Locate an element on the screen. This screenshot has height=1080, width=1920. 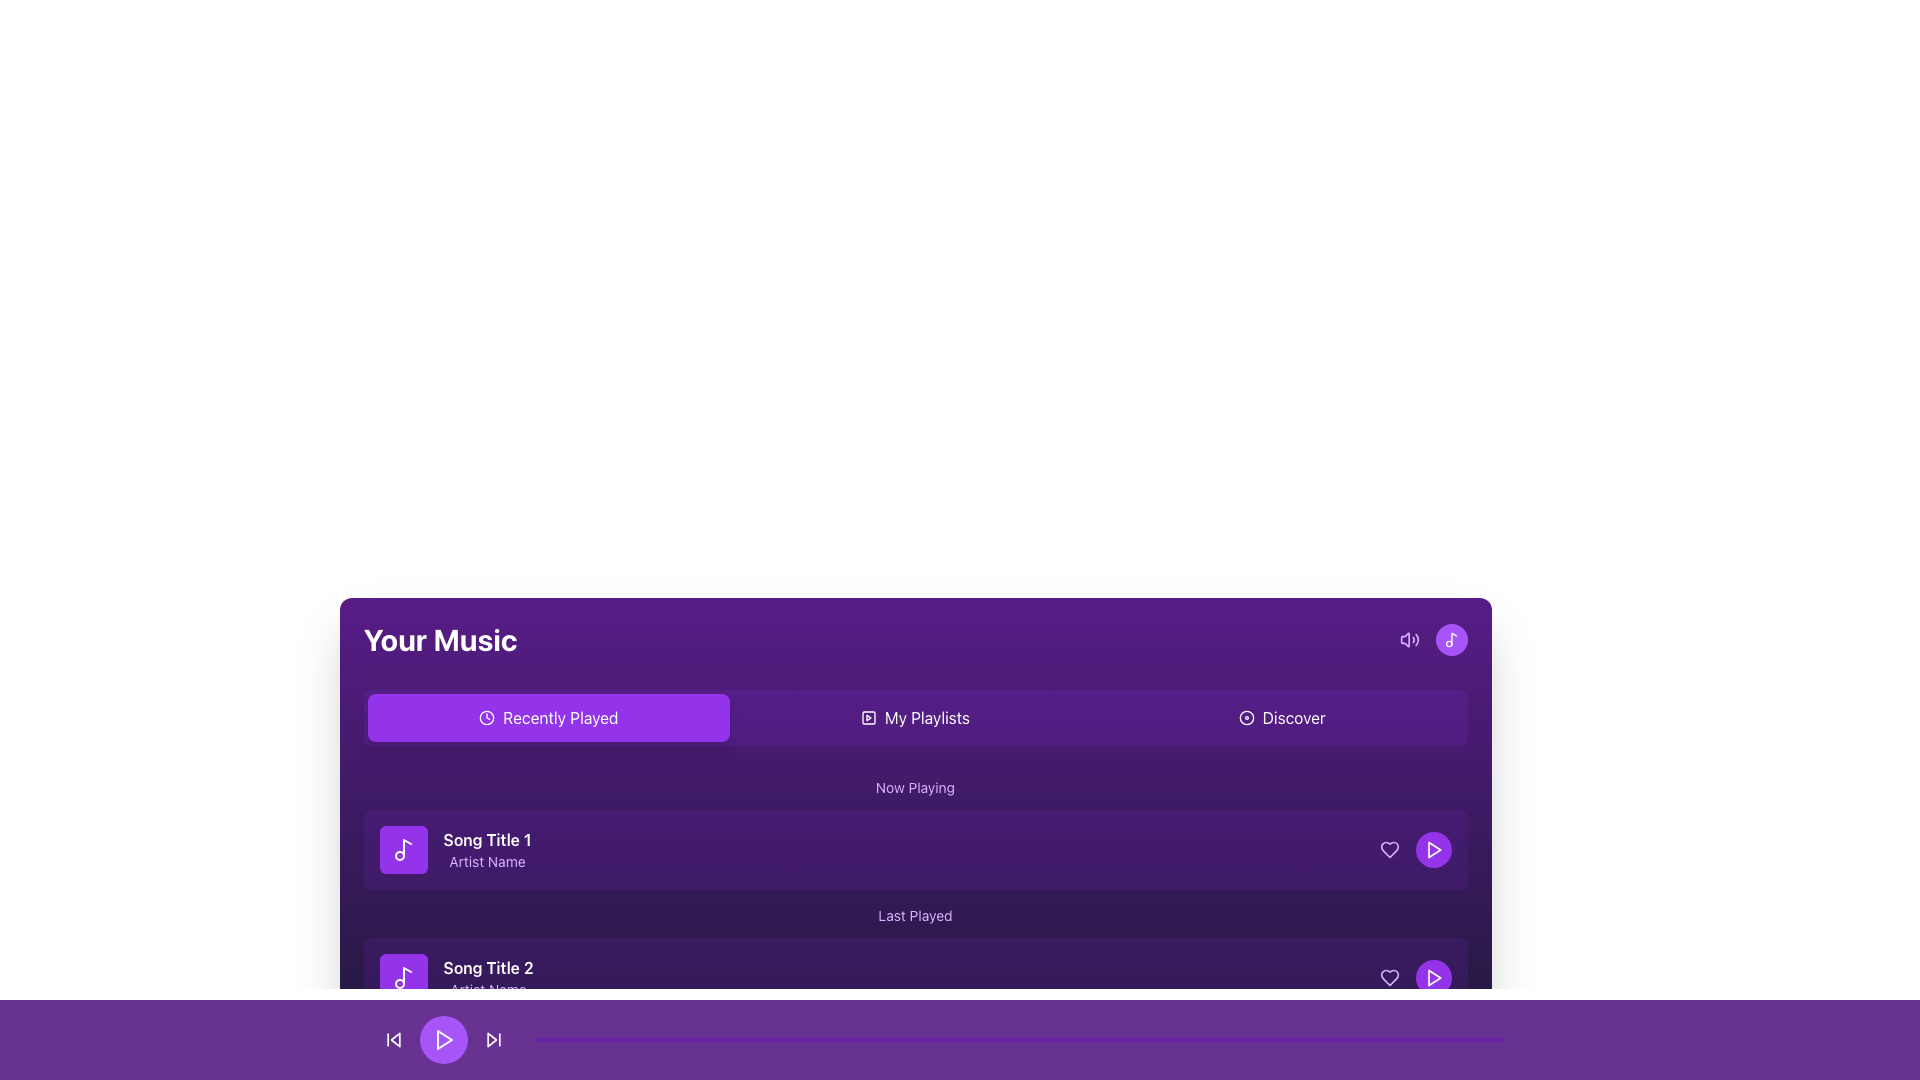
the 'favorite' icon located at the right end of the second song entry to mark the song as a favorite is located at coordinates (1388, 977).